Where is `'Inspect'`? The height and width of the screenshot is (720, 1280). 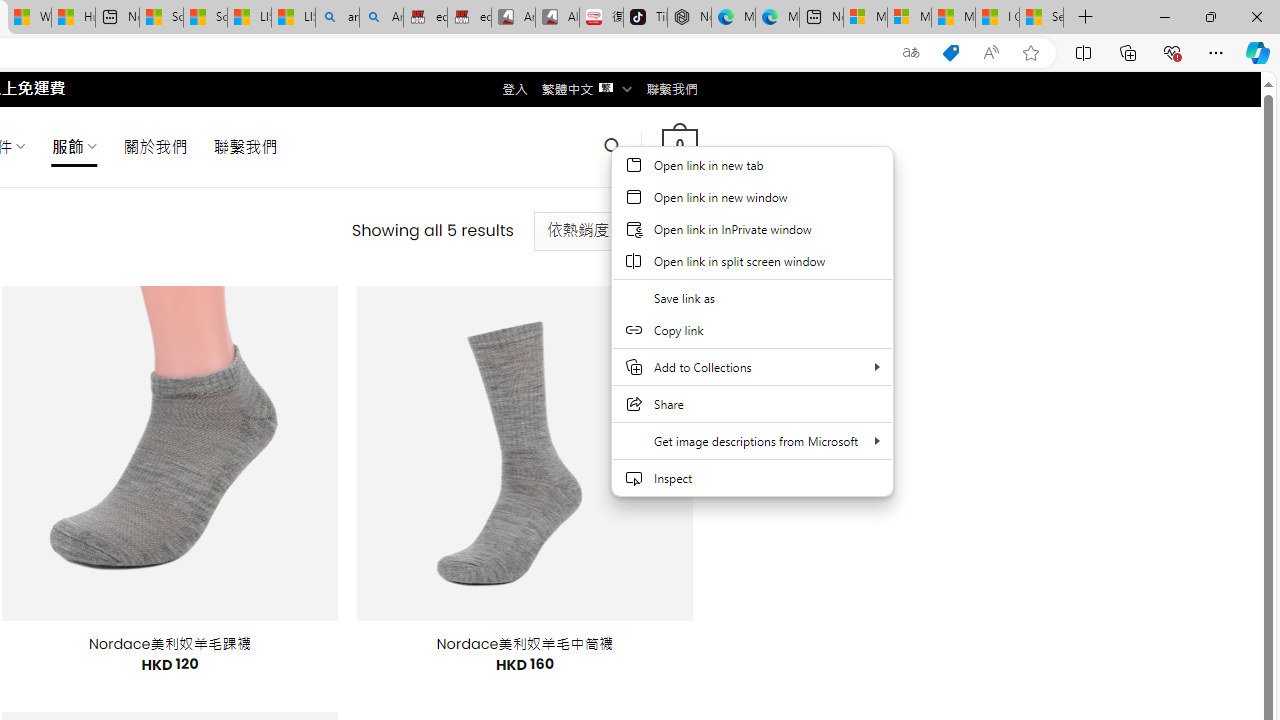
'Inspect' is located at coordinates (751, 478).